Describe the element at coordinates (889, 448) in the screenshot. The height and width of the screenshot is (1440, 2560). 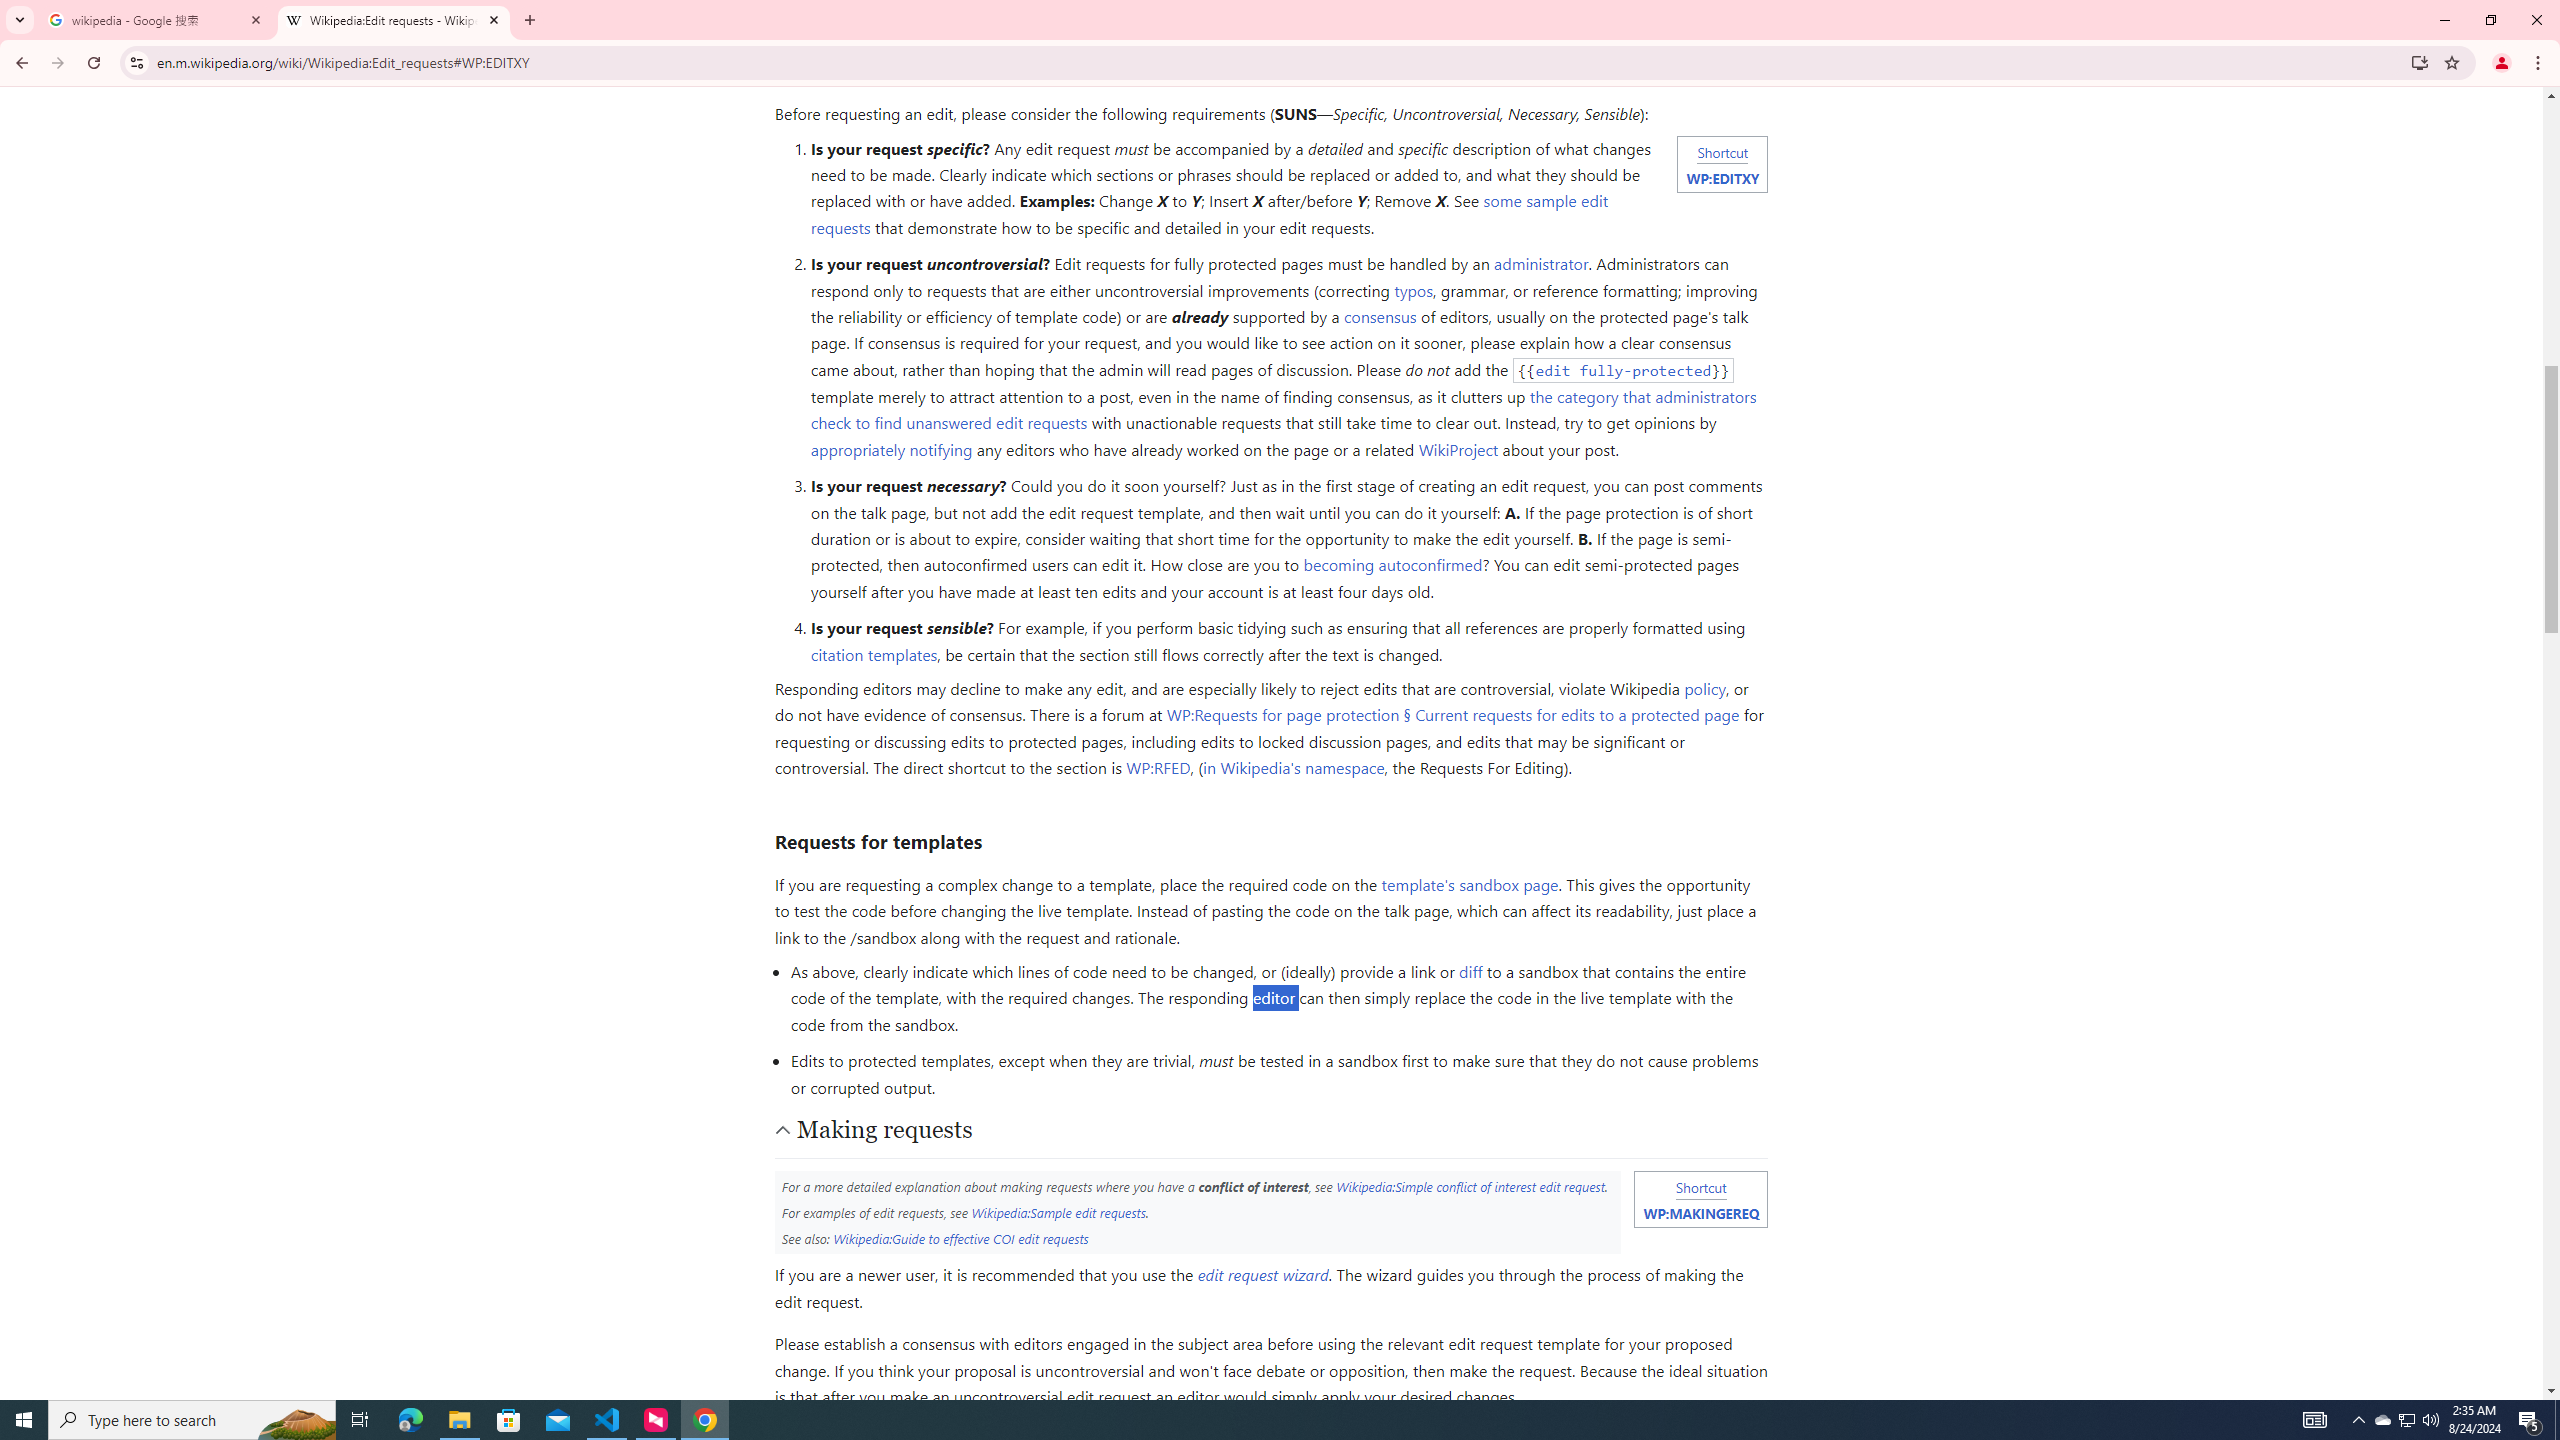
I see `'appropriately notifying'` at that location.